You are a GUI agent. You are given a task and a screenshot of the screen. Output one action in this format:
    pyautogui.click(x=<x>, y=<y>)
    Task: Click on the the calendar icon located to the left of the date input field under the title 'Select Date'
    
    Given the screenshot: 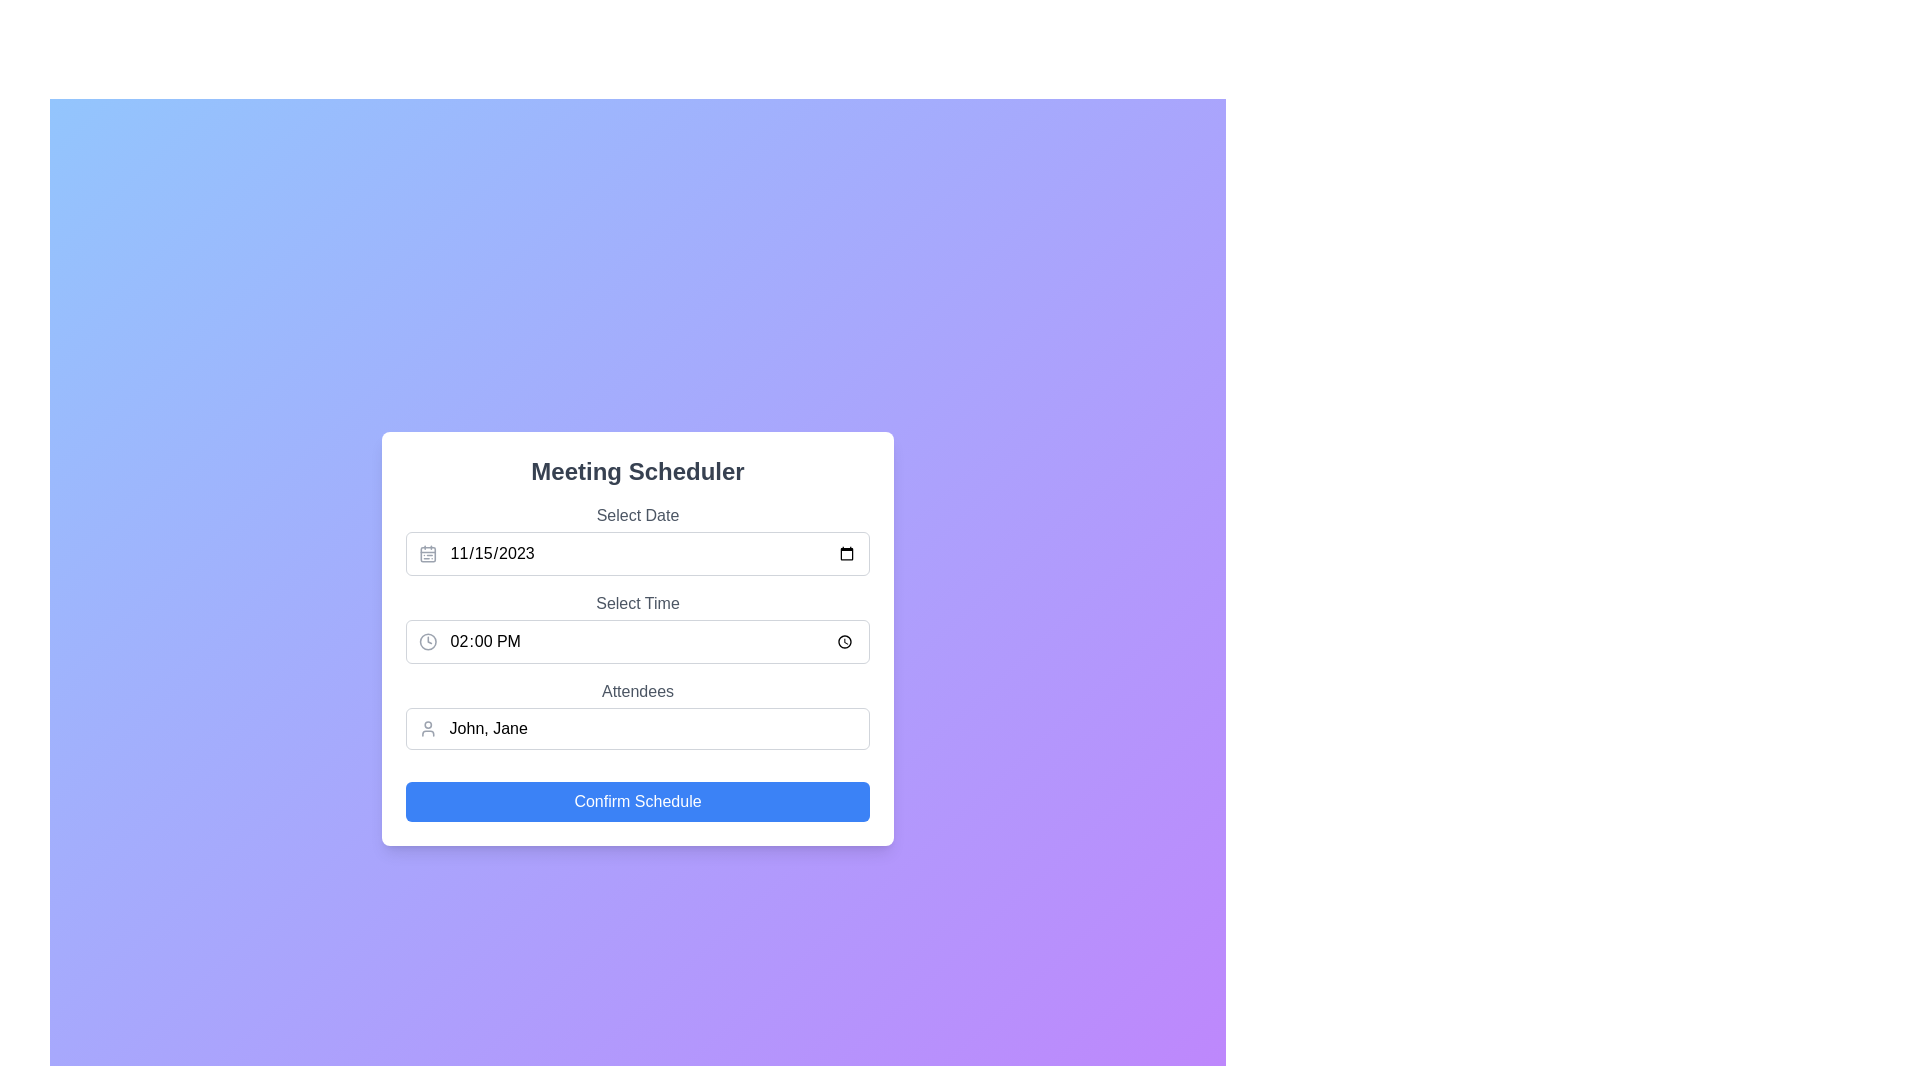 What is the action you would take?
    pyautogui.click(x=426, y=554)
    